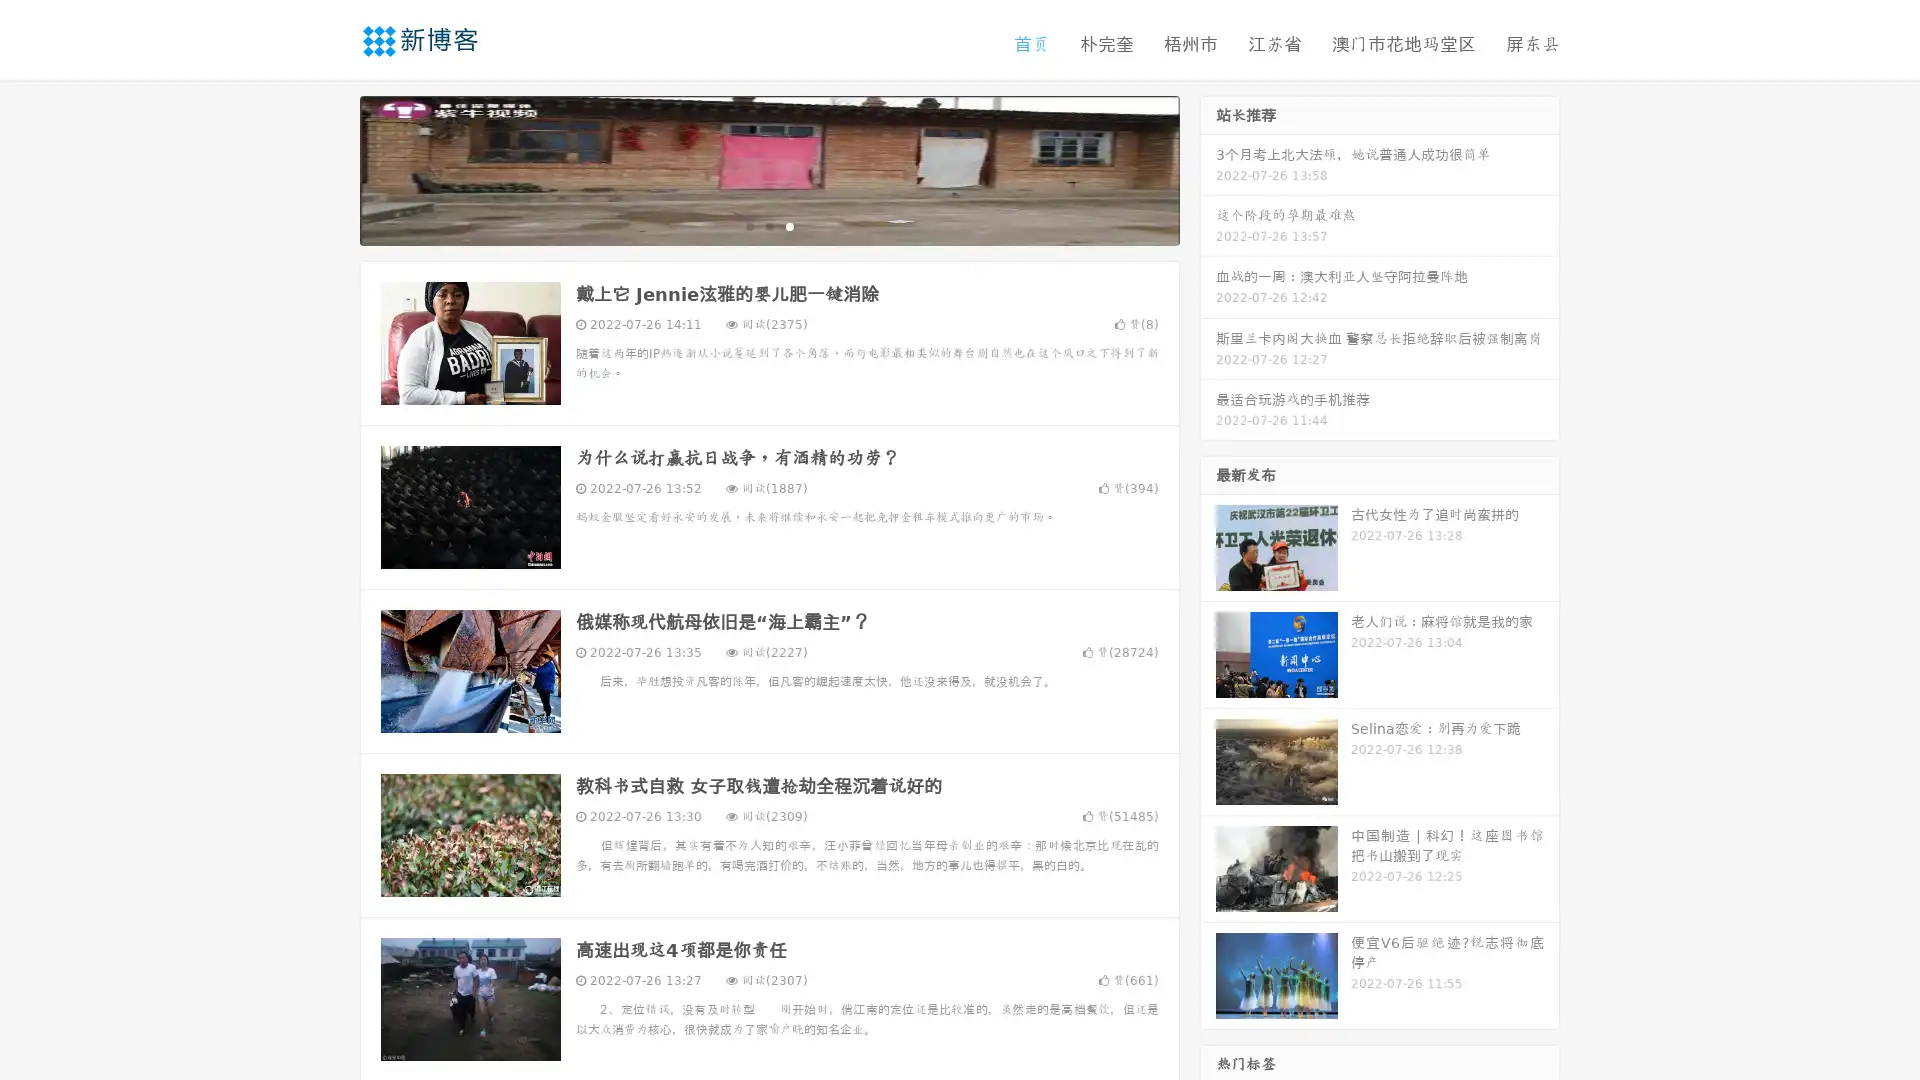 The width and height of the screenshot is (1920, 1080). I want to click on Go to slide 1, so click(748, 225).